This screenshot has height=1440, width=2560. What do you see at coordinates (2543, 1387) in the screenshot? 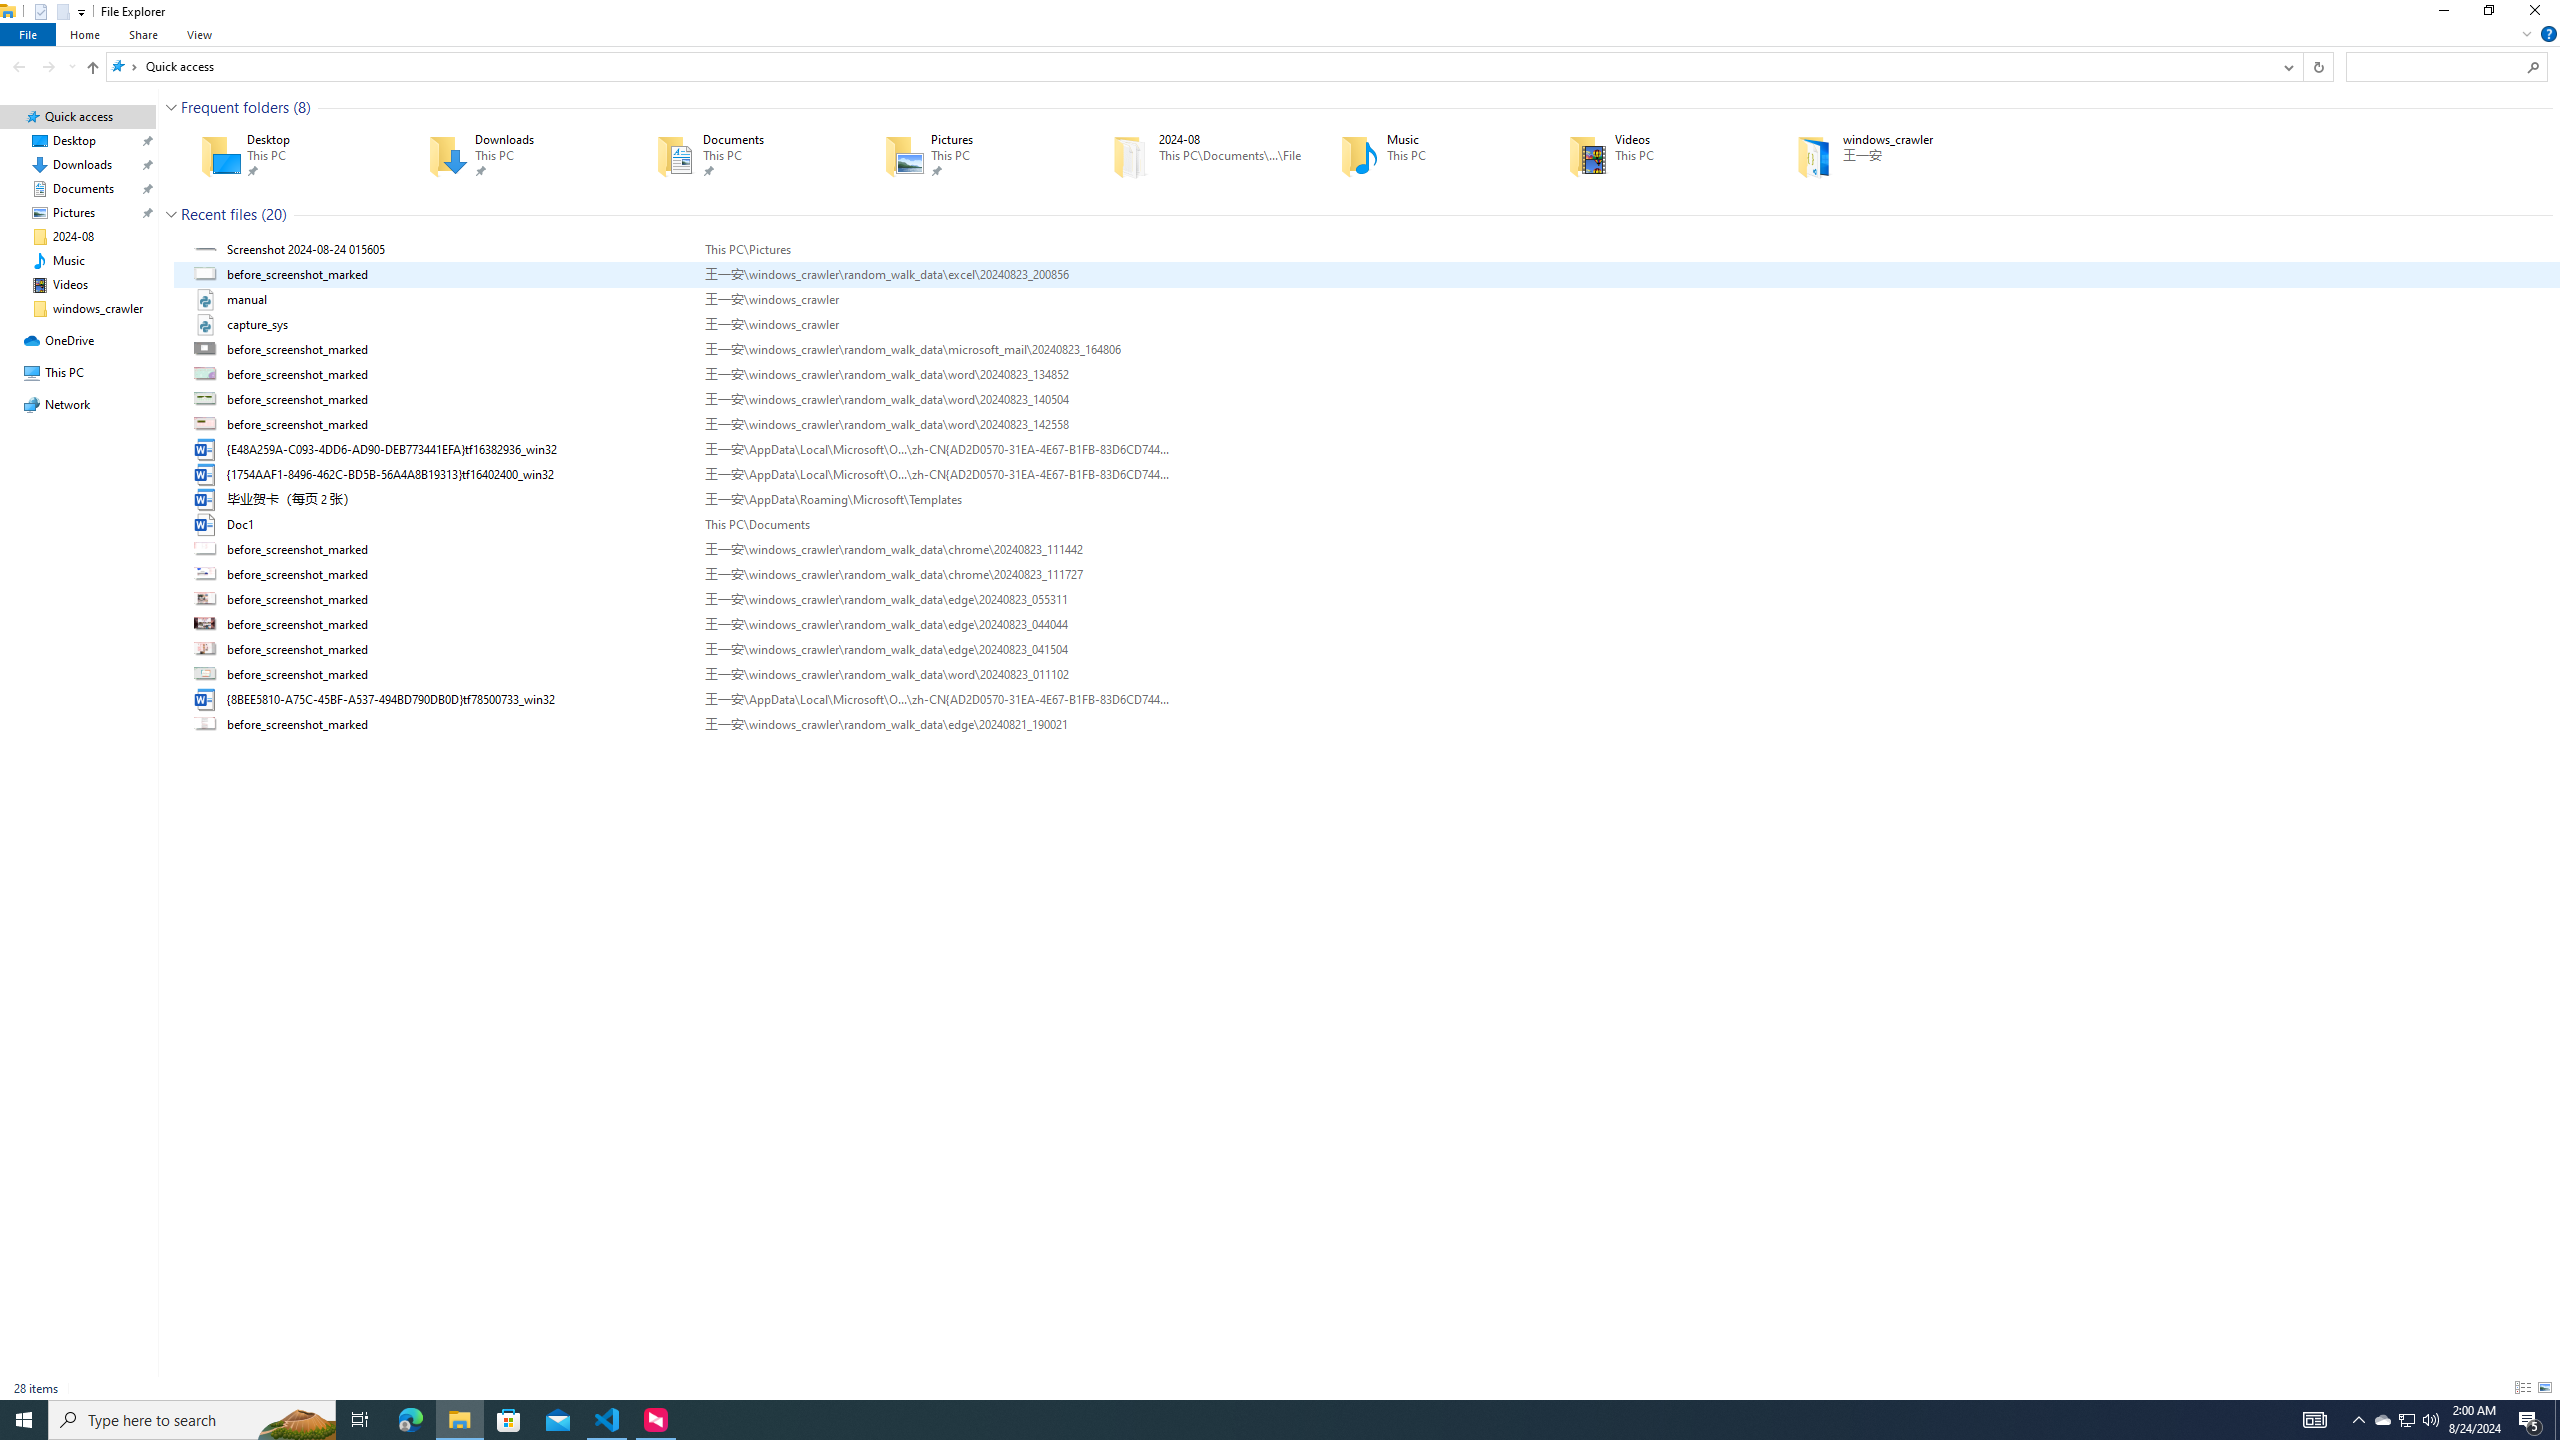
I see `'Large Icons'` at bounding box center [2543, 1387].